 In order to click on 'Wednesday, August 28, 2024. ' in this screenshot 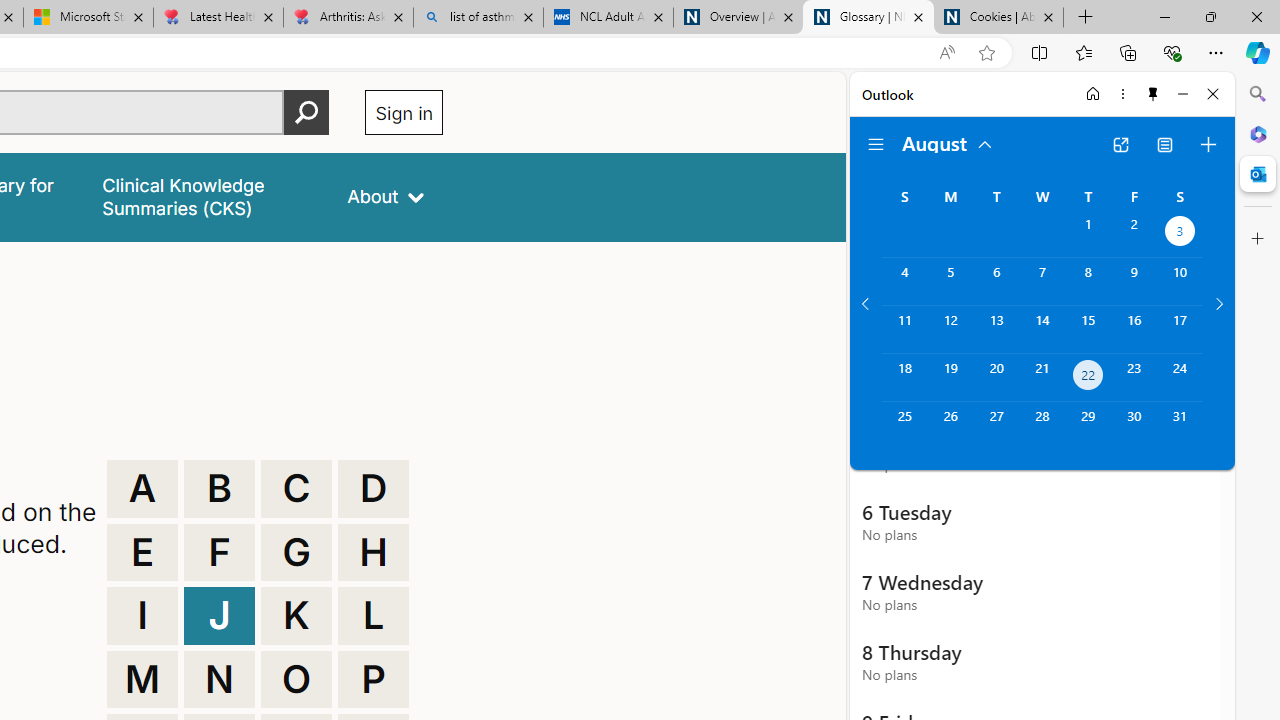, I will do `click(1041, 424)`.